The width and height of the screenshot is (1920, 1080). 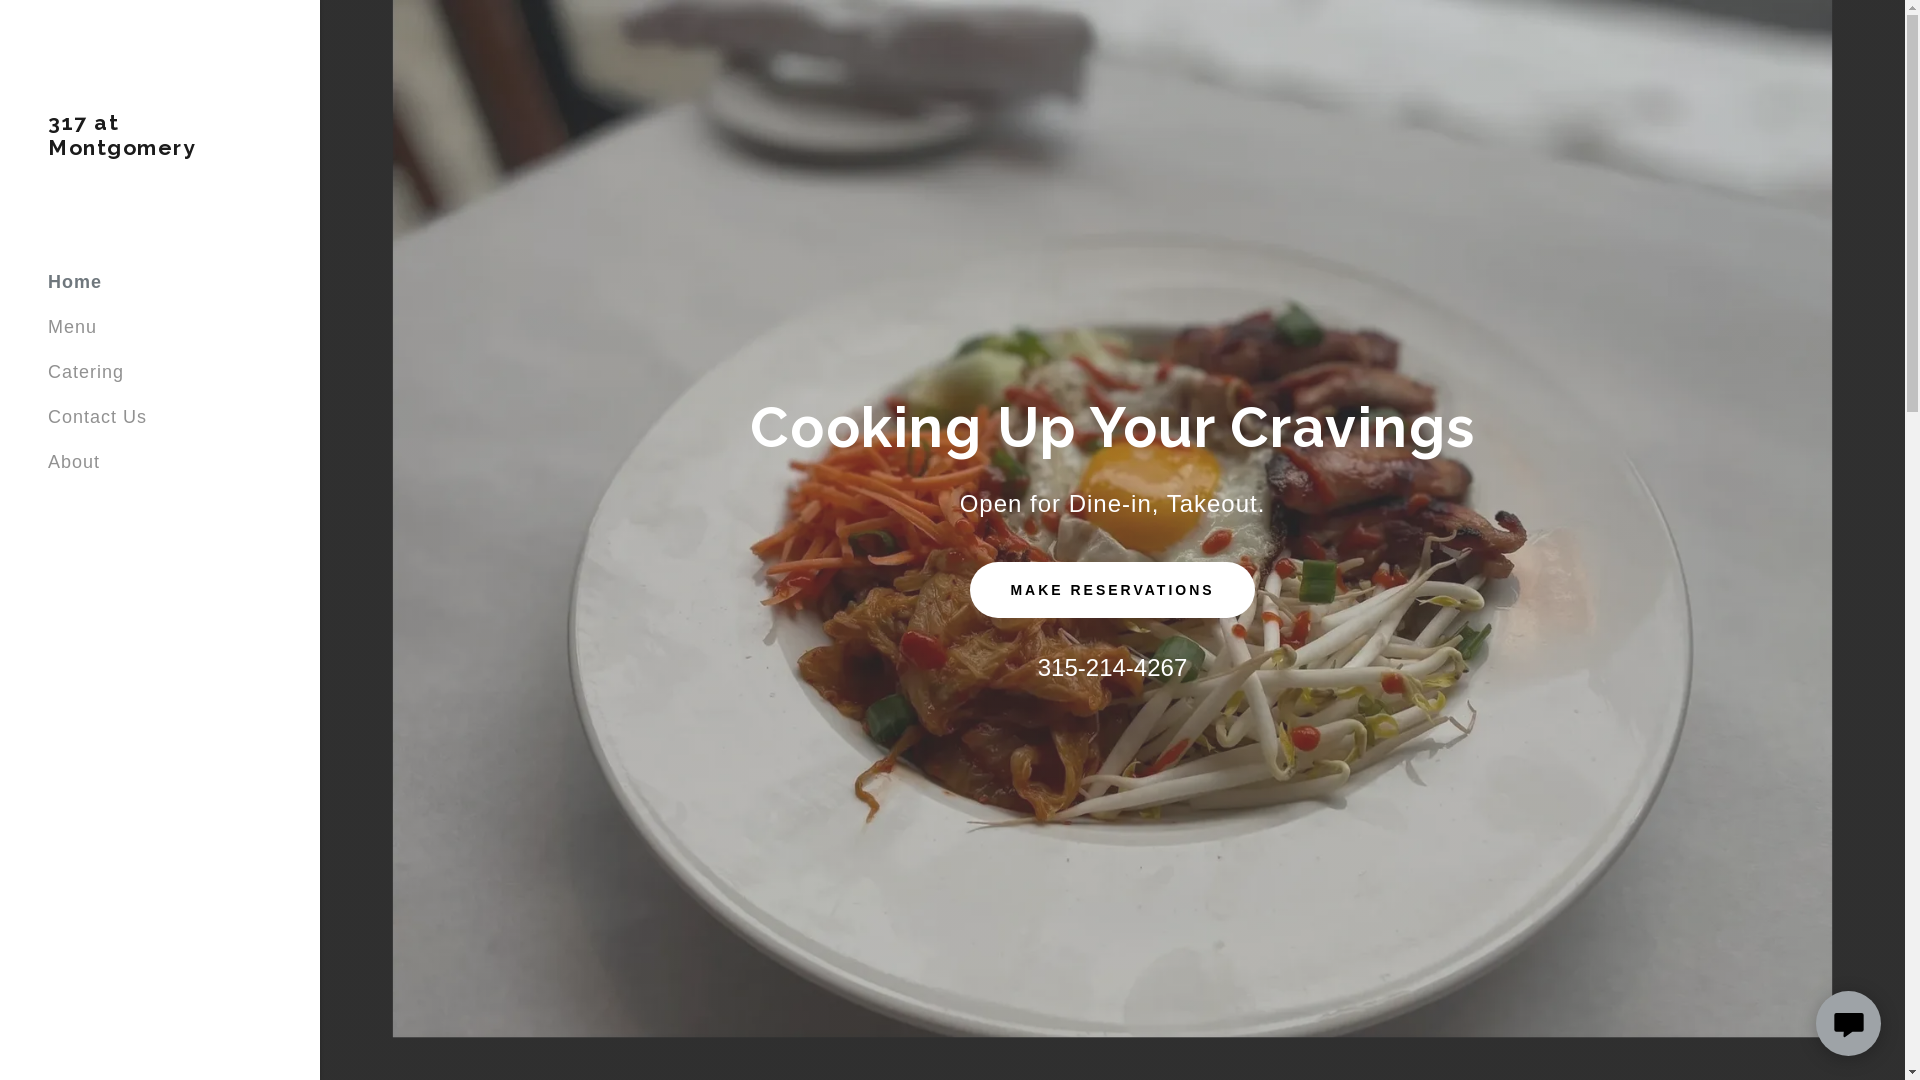 What do you see at coordinates (96, 415) in the screenshot?
I see `'Contact Us'` at bounding box center [96, 415].